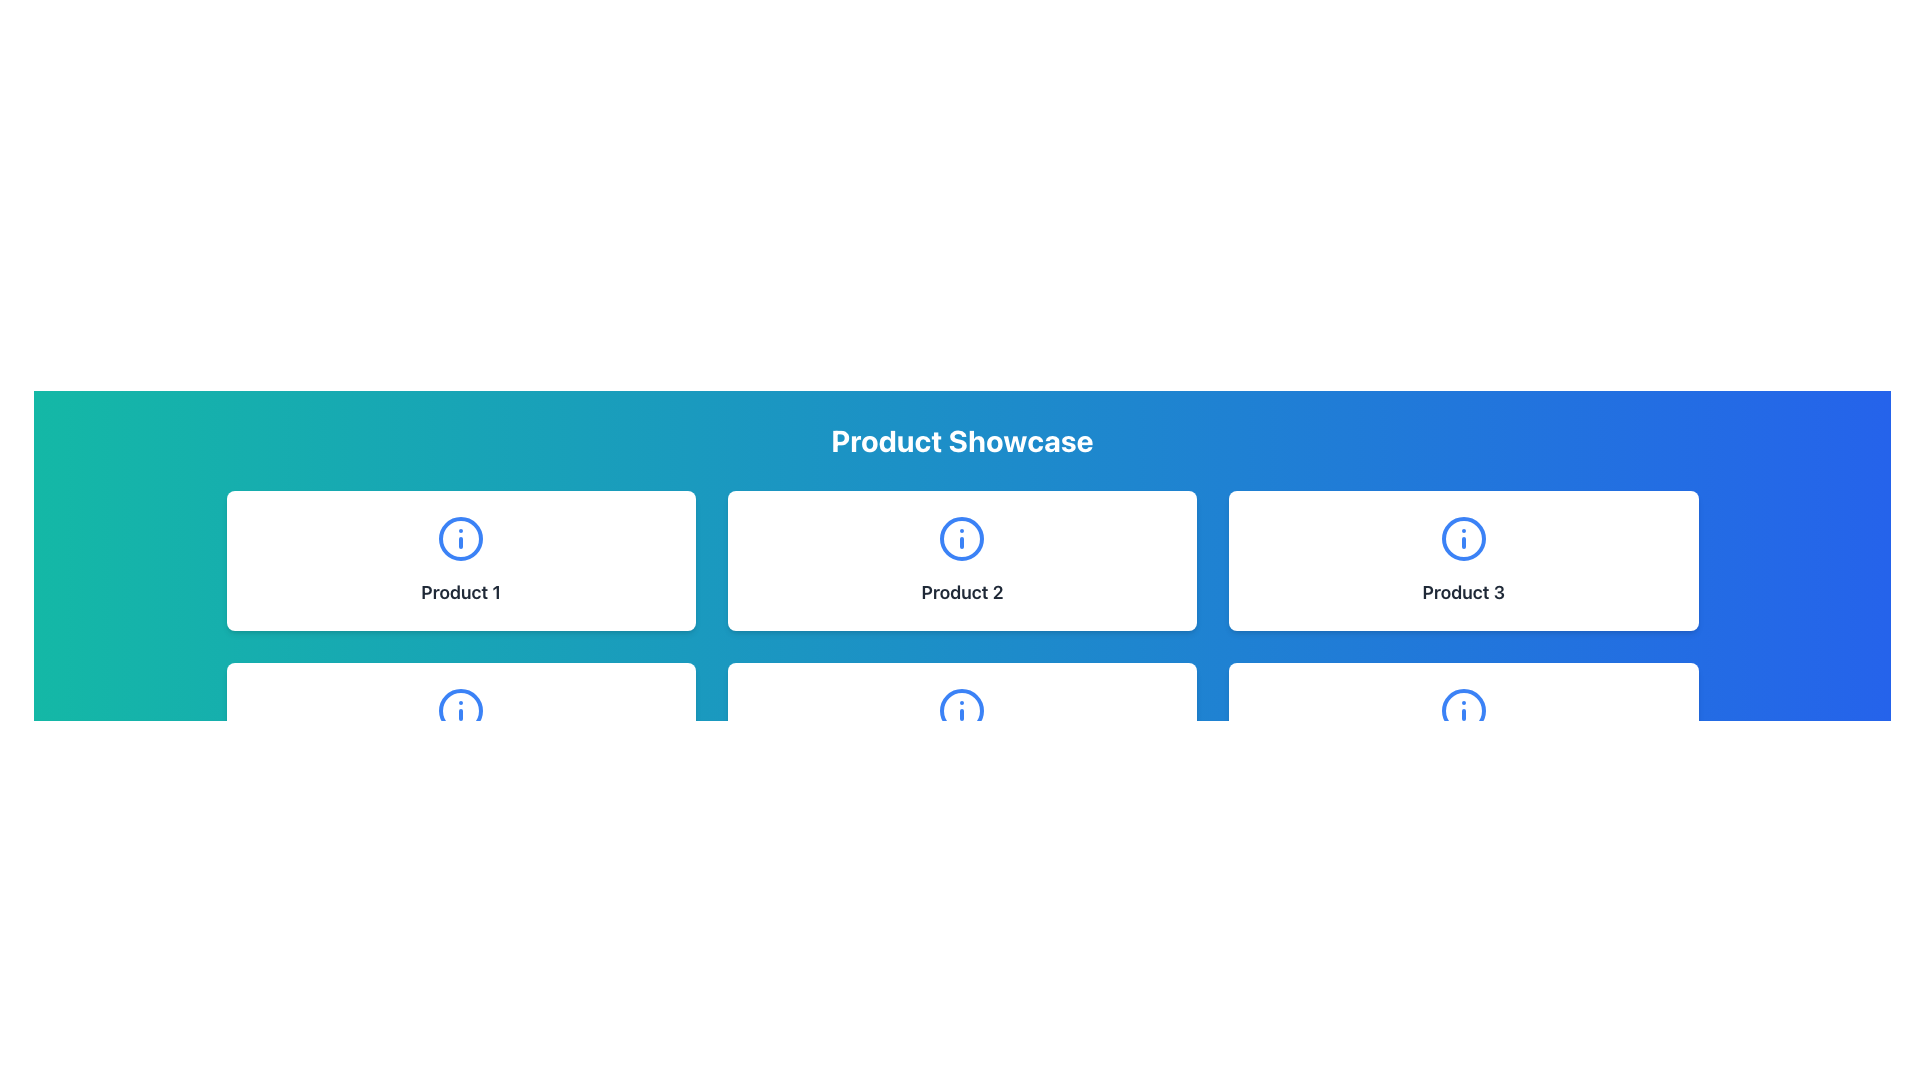  What do you see at coordinates (962, 538) in the screenshot?
I see `the main visual element of the information icon represented by an SVG circle, located in the 'Product 2' section` at bounding box center [962, 538].